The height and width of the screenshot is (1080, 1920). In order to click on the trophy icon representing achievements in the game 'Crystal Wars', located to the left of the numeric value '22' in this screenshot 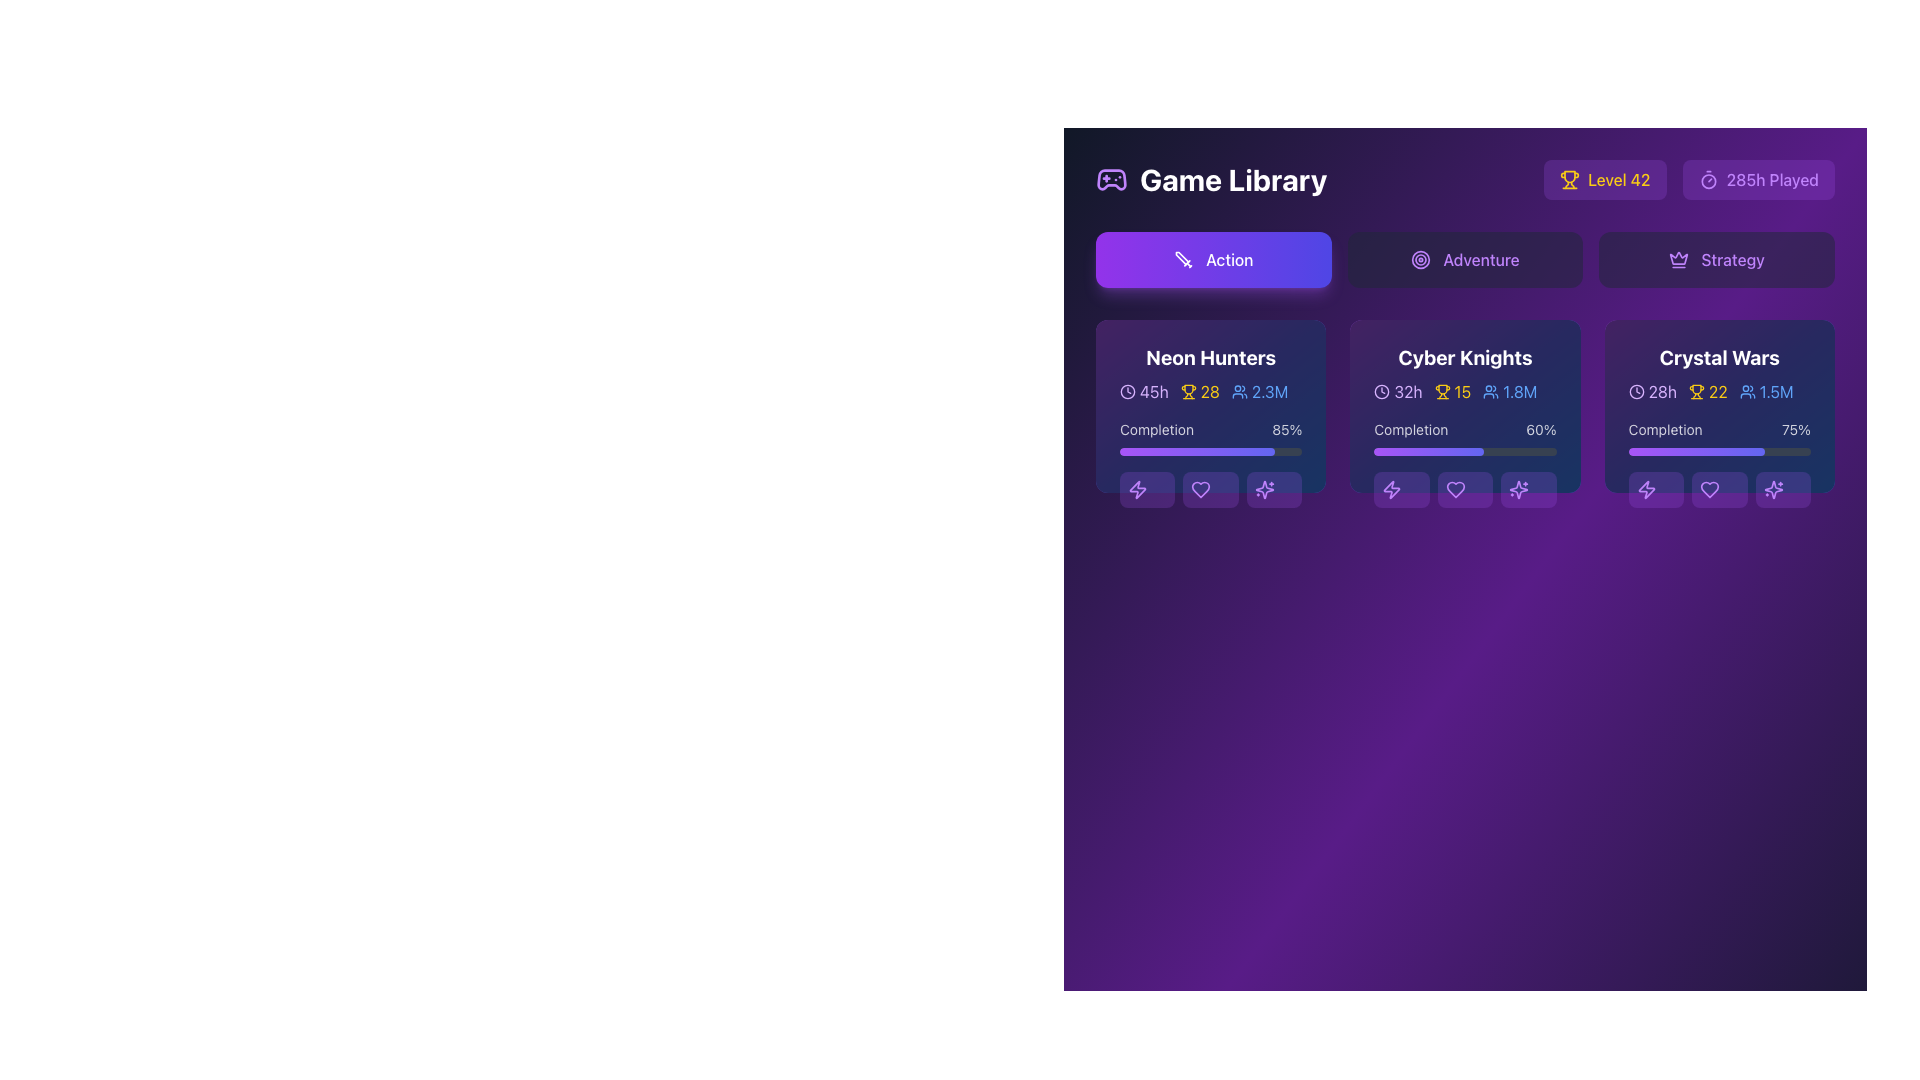, I will do `click(1696, 392)`.